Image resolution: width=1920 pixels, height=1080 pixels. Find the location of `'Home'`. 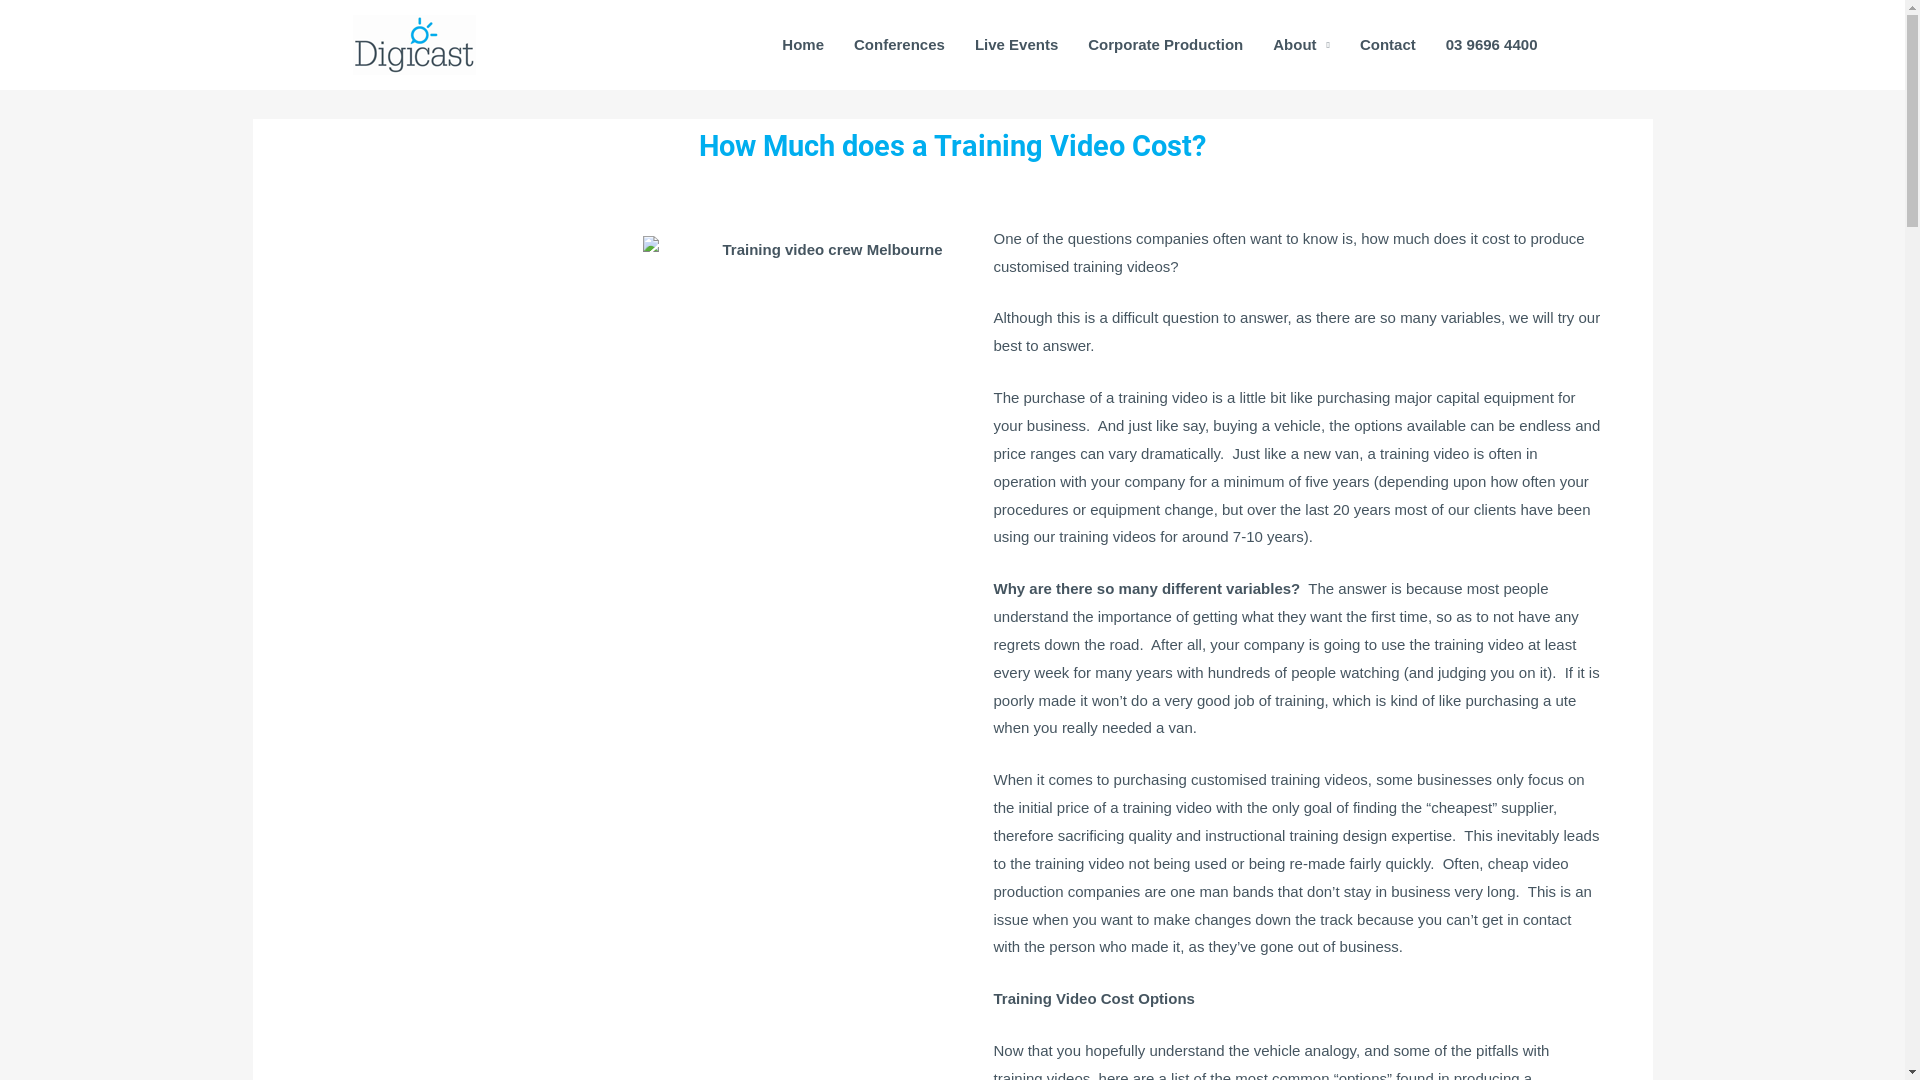

'Home' is located at coordinates (802, 45).